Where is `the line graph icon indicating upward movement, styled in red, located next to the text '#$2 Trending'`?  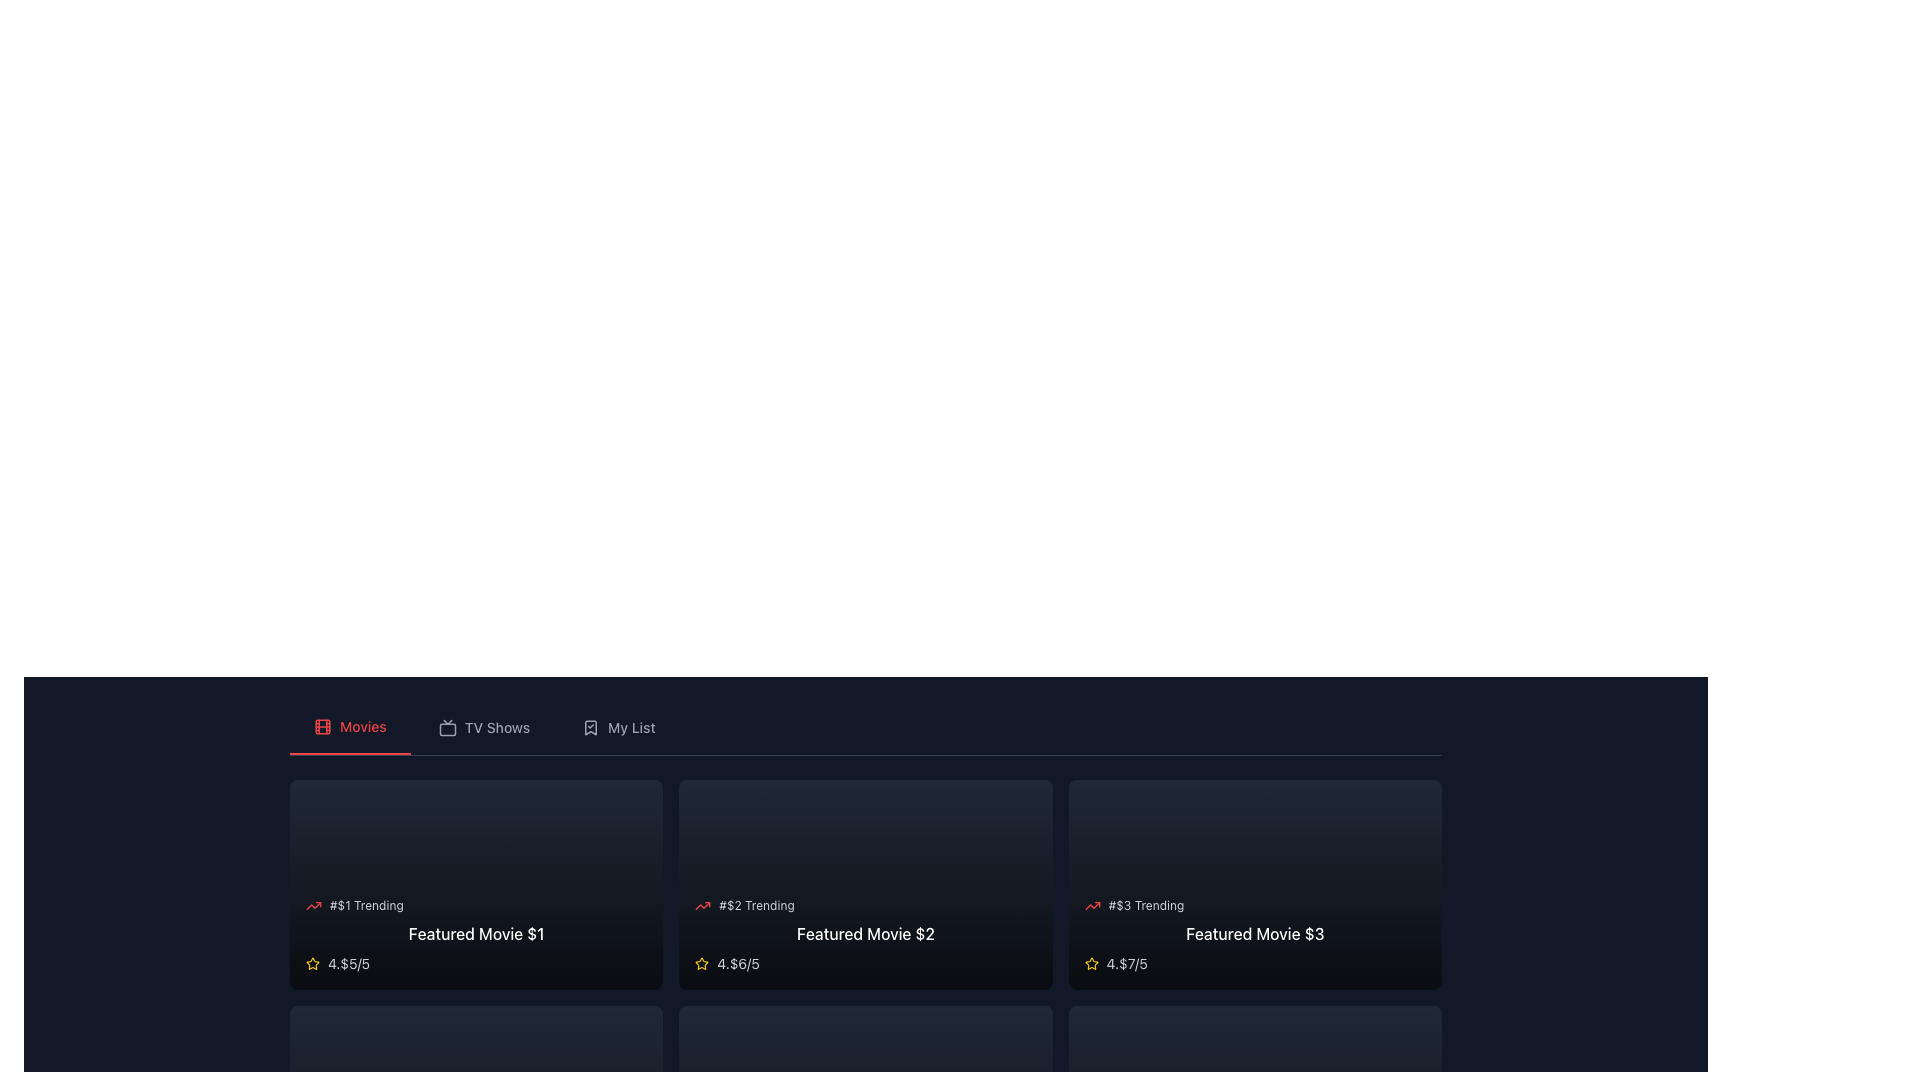 the line graph icon indicating upward movement, styled in red, located next to the text '#$2 Trending' is located at coordinates (703, 906).